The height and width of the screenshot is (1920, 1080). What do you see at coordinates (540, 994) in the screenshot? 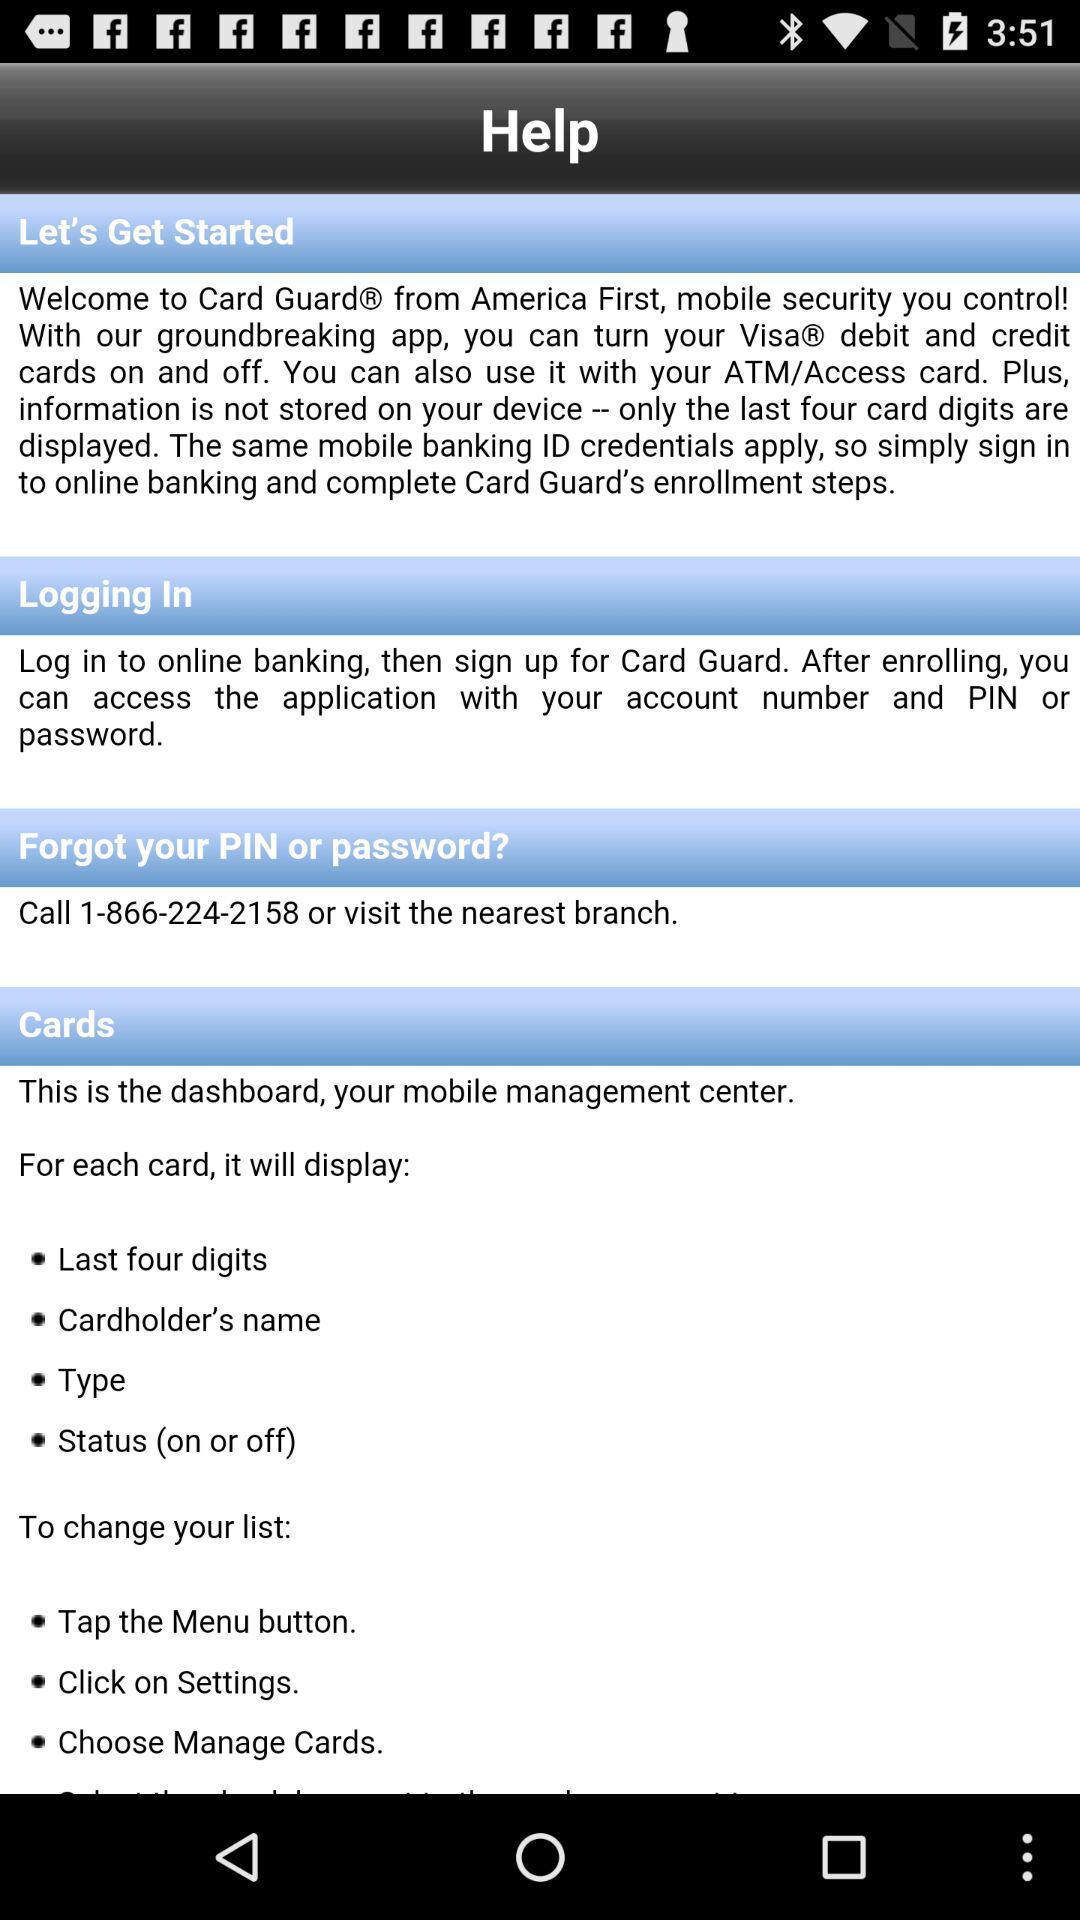
I see `help page` at bounding box center [540, 994].